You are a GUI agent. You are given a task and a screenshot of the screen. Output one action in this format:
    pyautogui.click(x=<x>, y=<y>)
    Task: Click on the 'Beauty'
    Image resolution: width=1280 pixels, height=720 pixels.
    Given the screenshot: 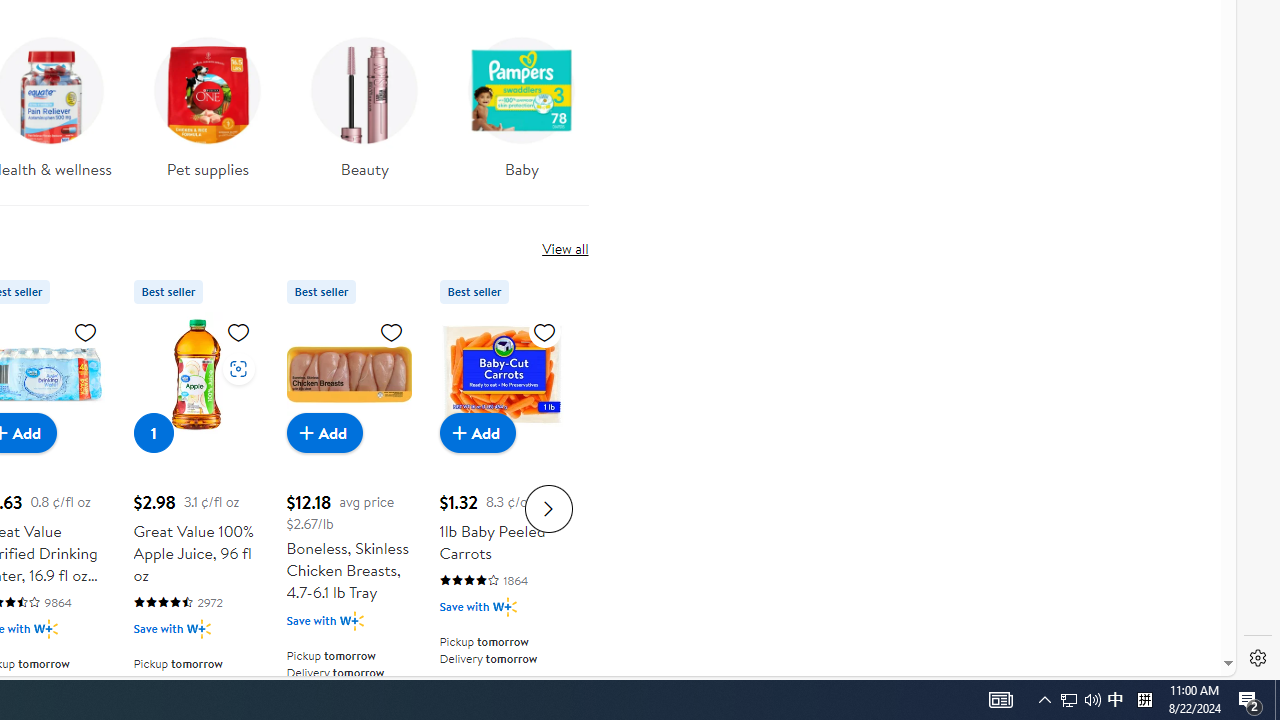 What is the action you would take?
    pyautogui.click(x=364, y=114)
    